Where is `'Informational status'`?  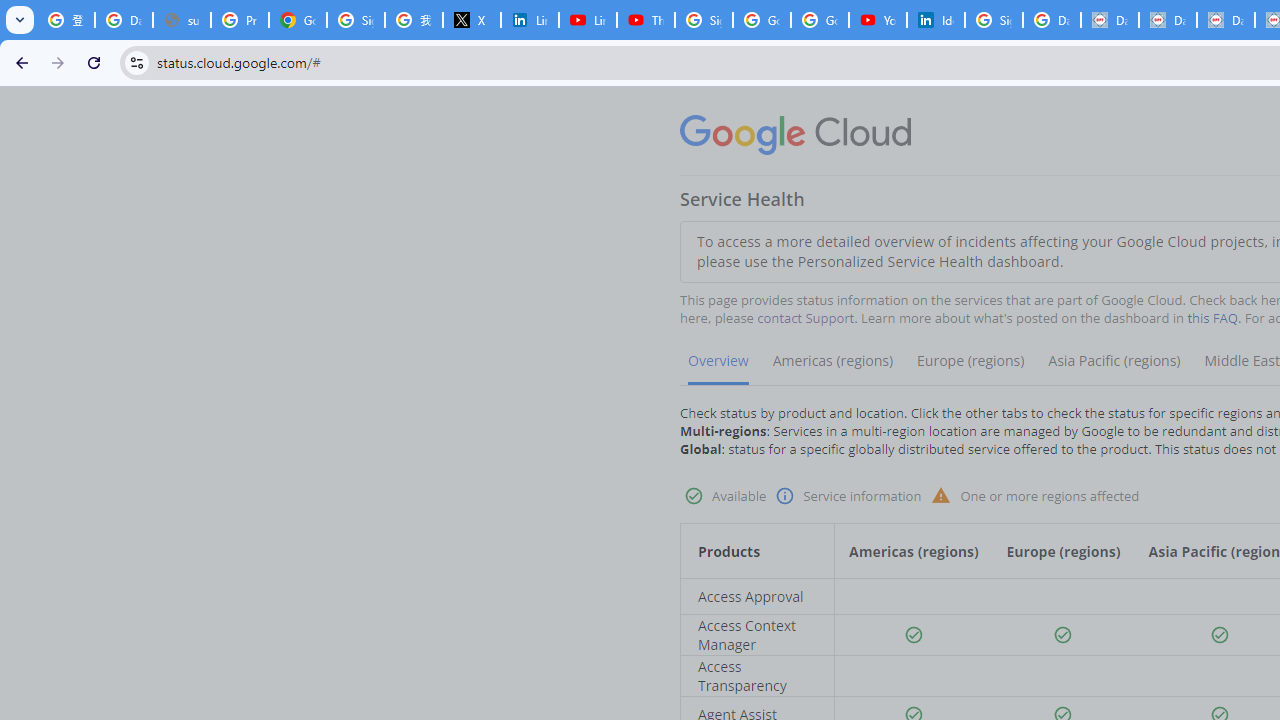 'Informational status' is located at coordinates (784, 495).